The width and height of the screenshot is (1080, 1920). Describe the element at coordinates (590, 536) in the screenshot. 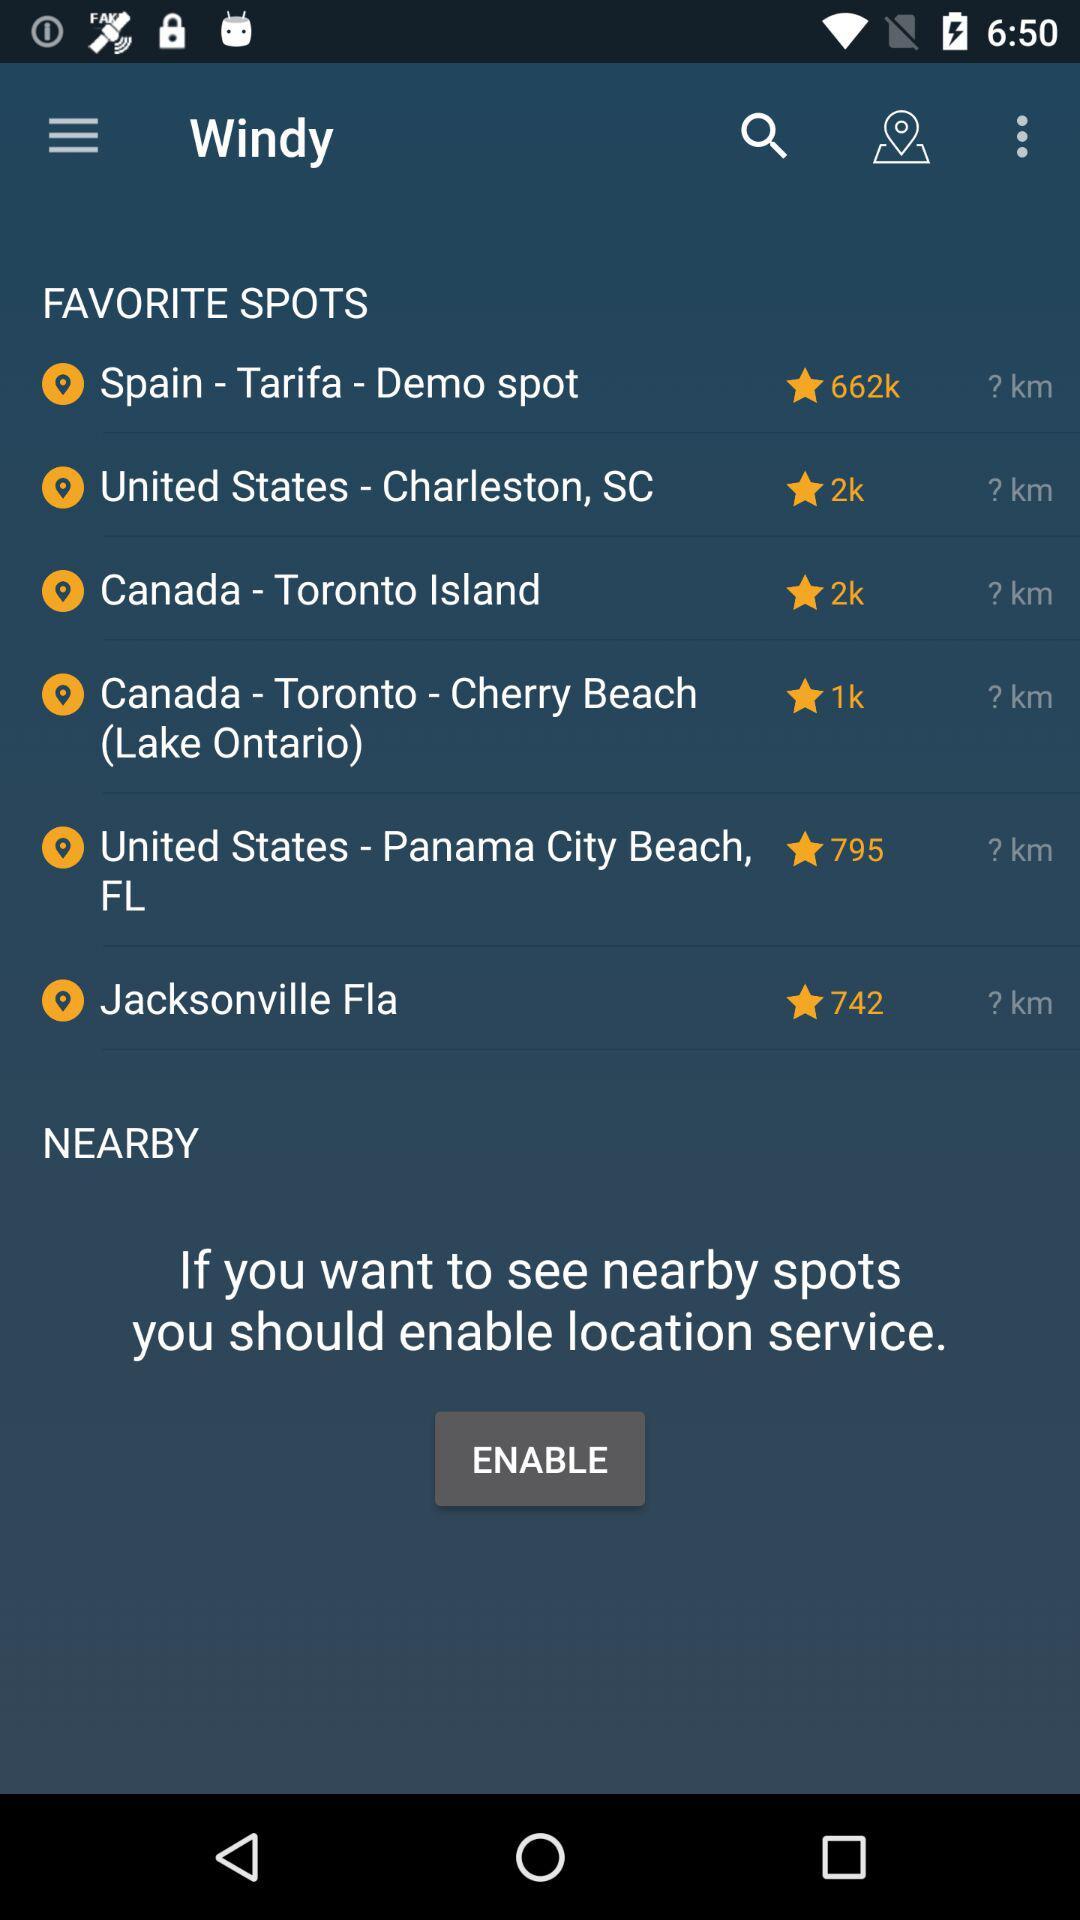

I see `the icon below united states charleston` at that location.